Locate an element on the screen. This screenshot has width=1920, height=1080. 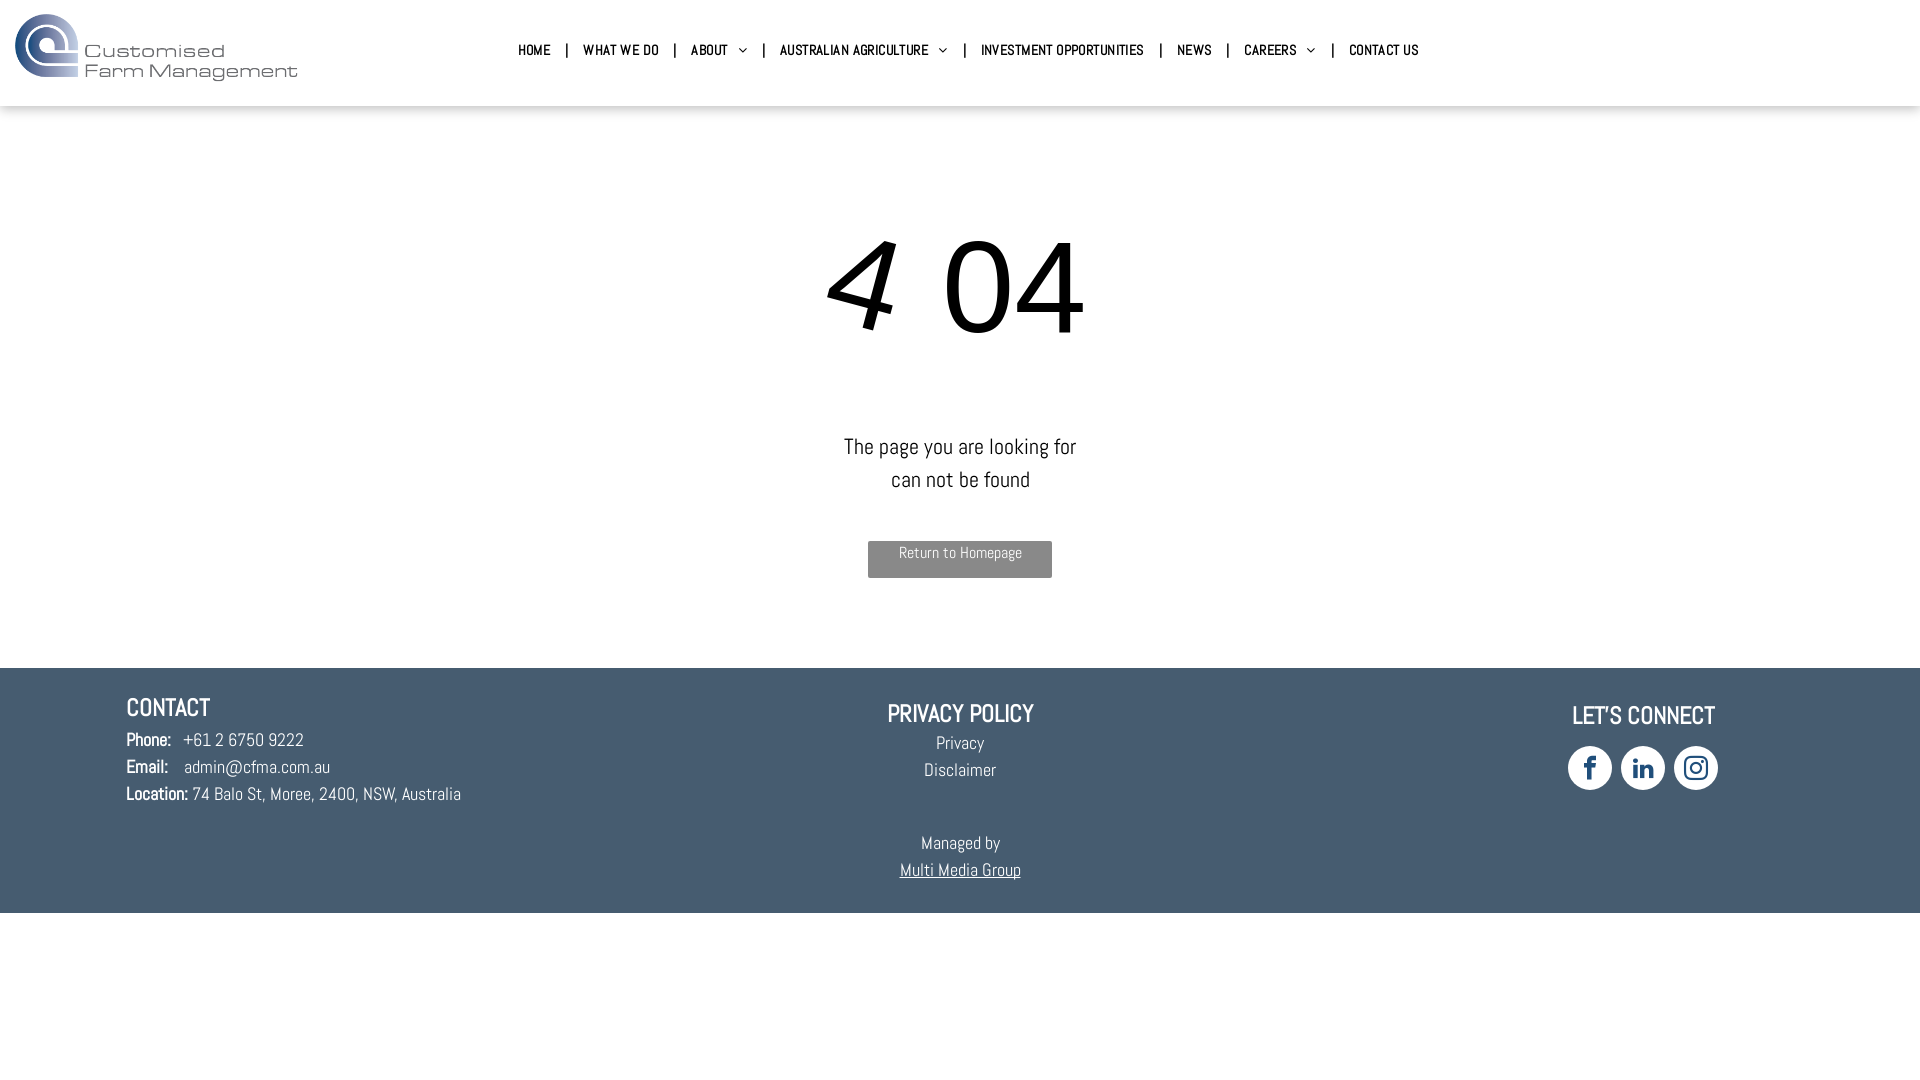
'Privacy' is located at coordinates (960, 742).